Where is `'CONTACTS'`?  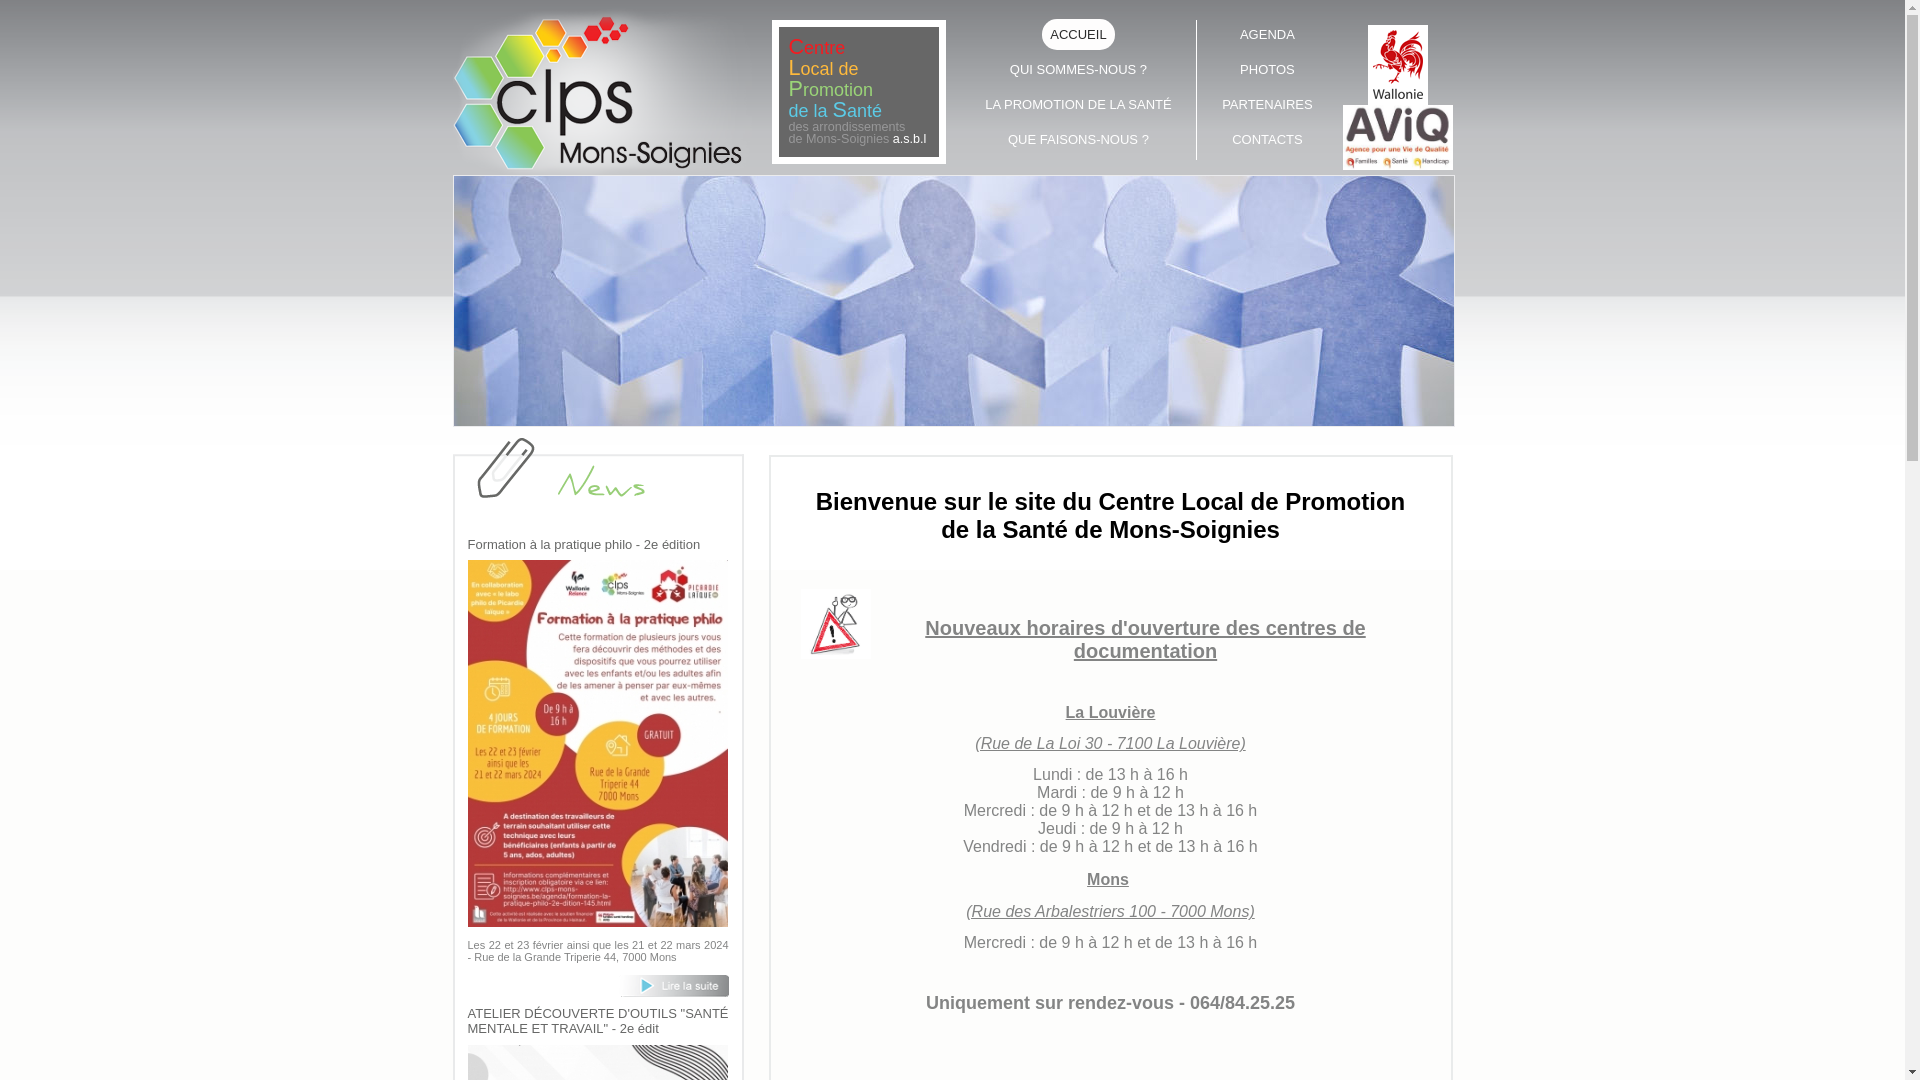 'CONTACTS' is located at coordinates (1266, 137).